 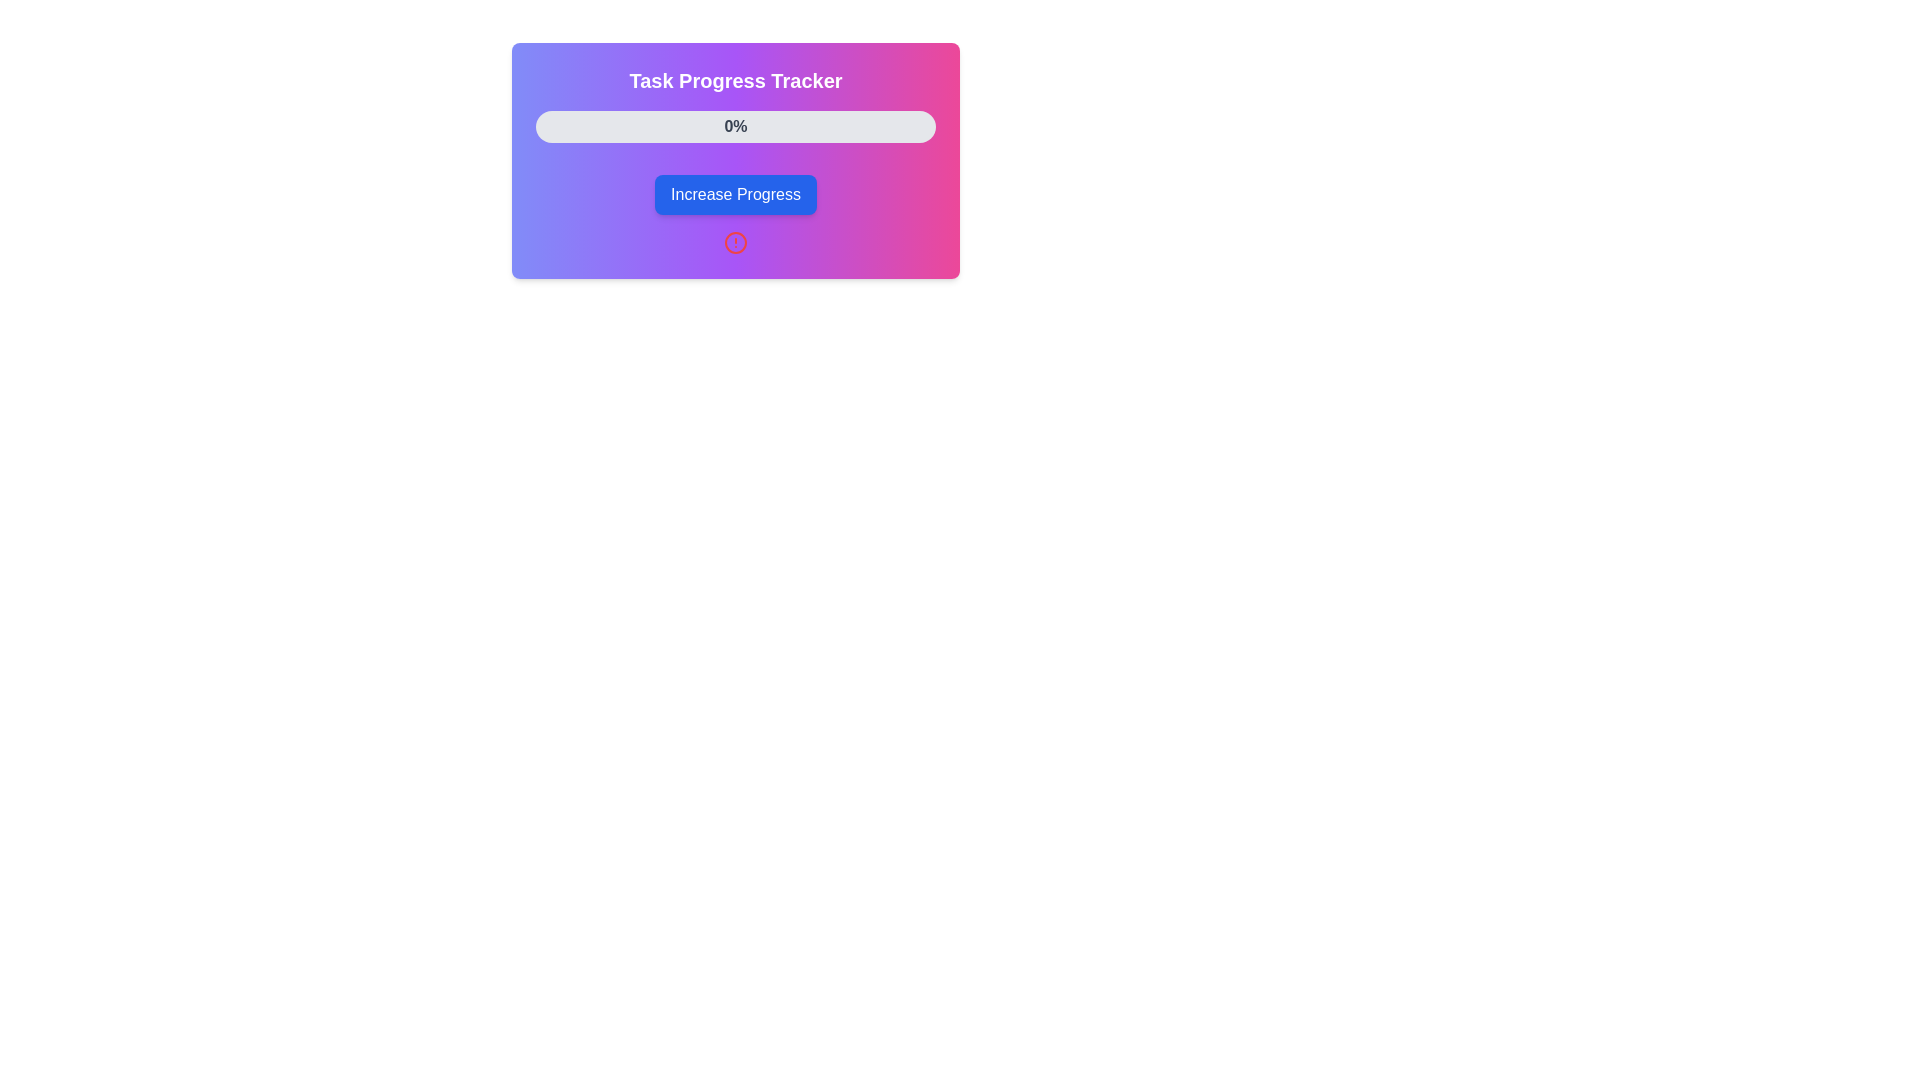 What do you see at coordinates (734, 80) in the screenshot?
I see `the 'Task Progress Tracker' text label, which is a medium-large bold title located at the top of the panel with a gradient background` at bounding box center [734, 80].